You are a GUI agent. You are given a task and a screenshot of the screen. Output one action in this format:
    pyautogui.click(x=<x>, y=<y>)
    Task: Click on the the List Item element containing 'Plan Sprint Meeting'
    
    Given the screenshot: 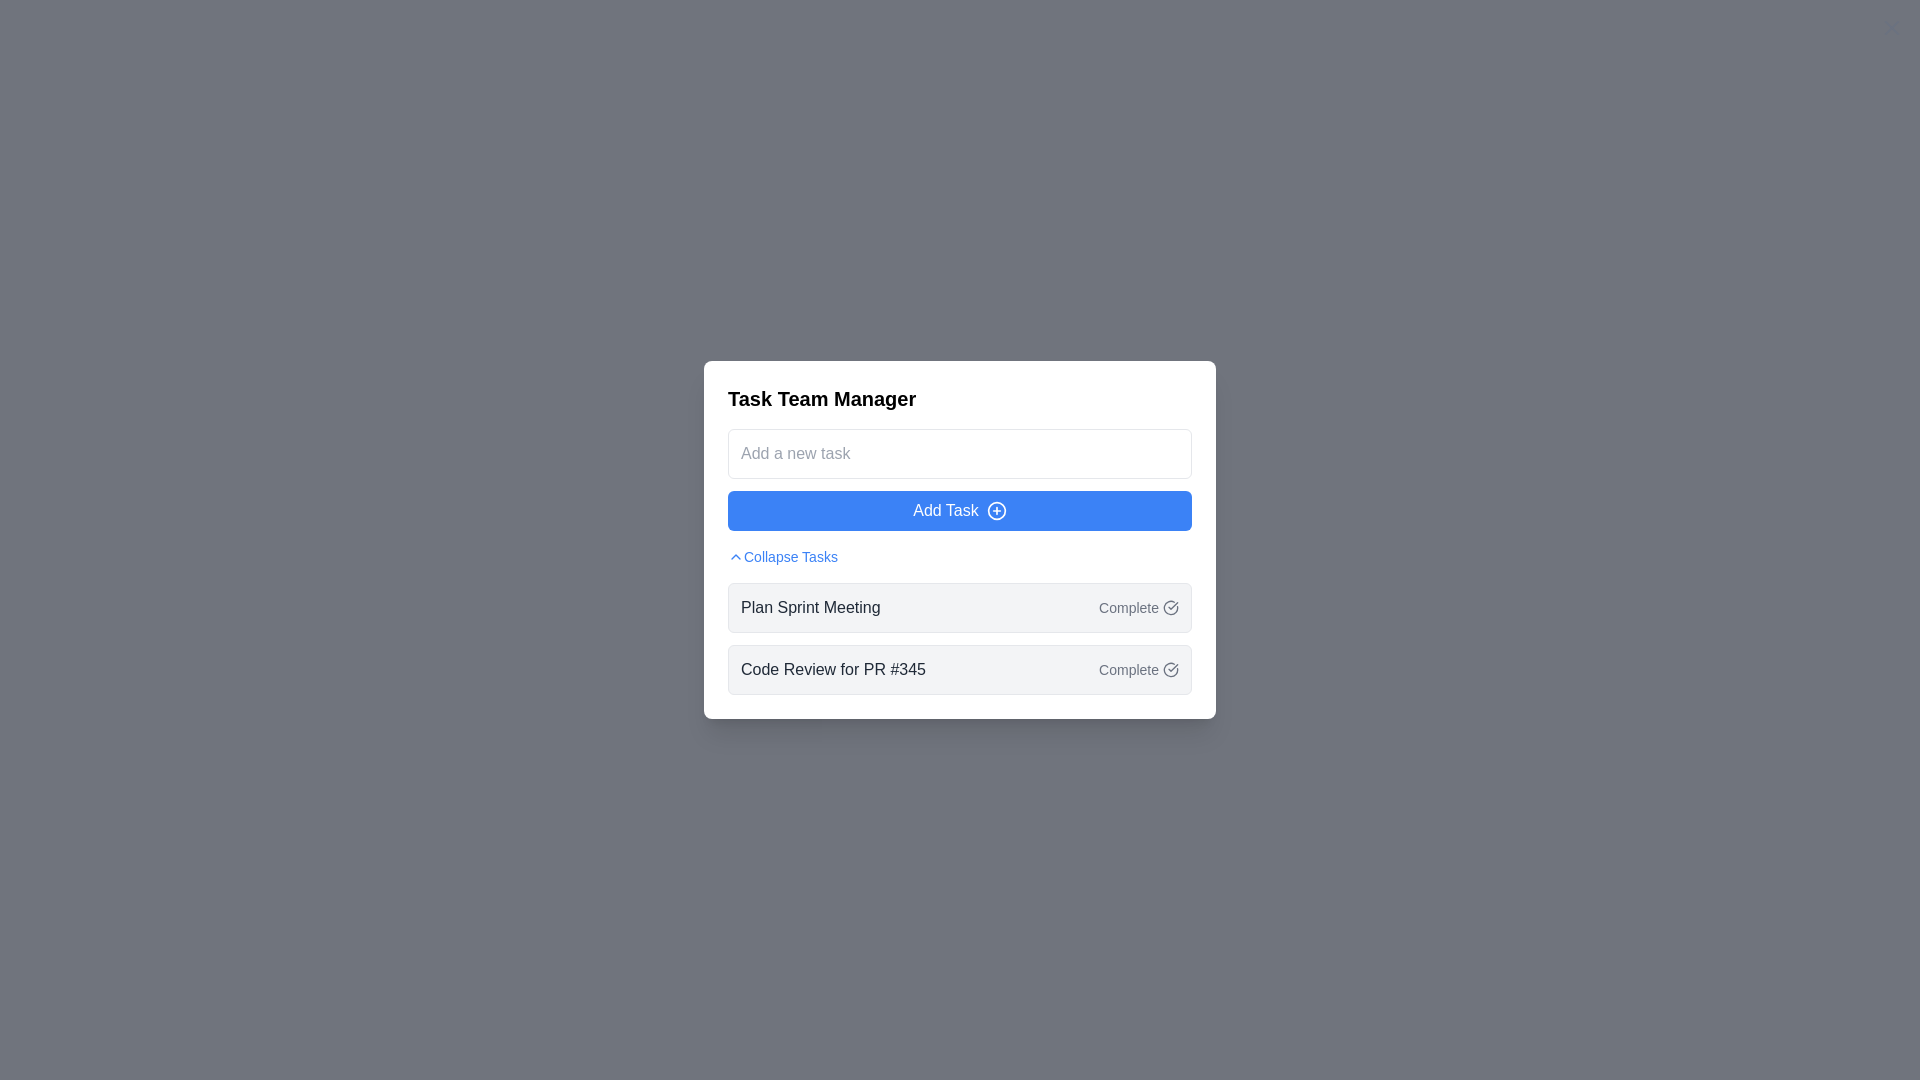 What is the action you would take?
    pyautogui.click(x=960, y=607)
    